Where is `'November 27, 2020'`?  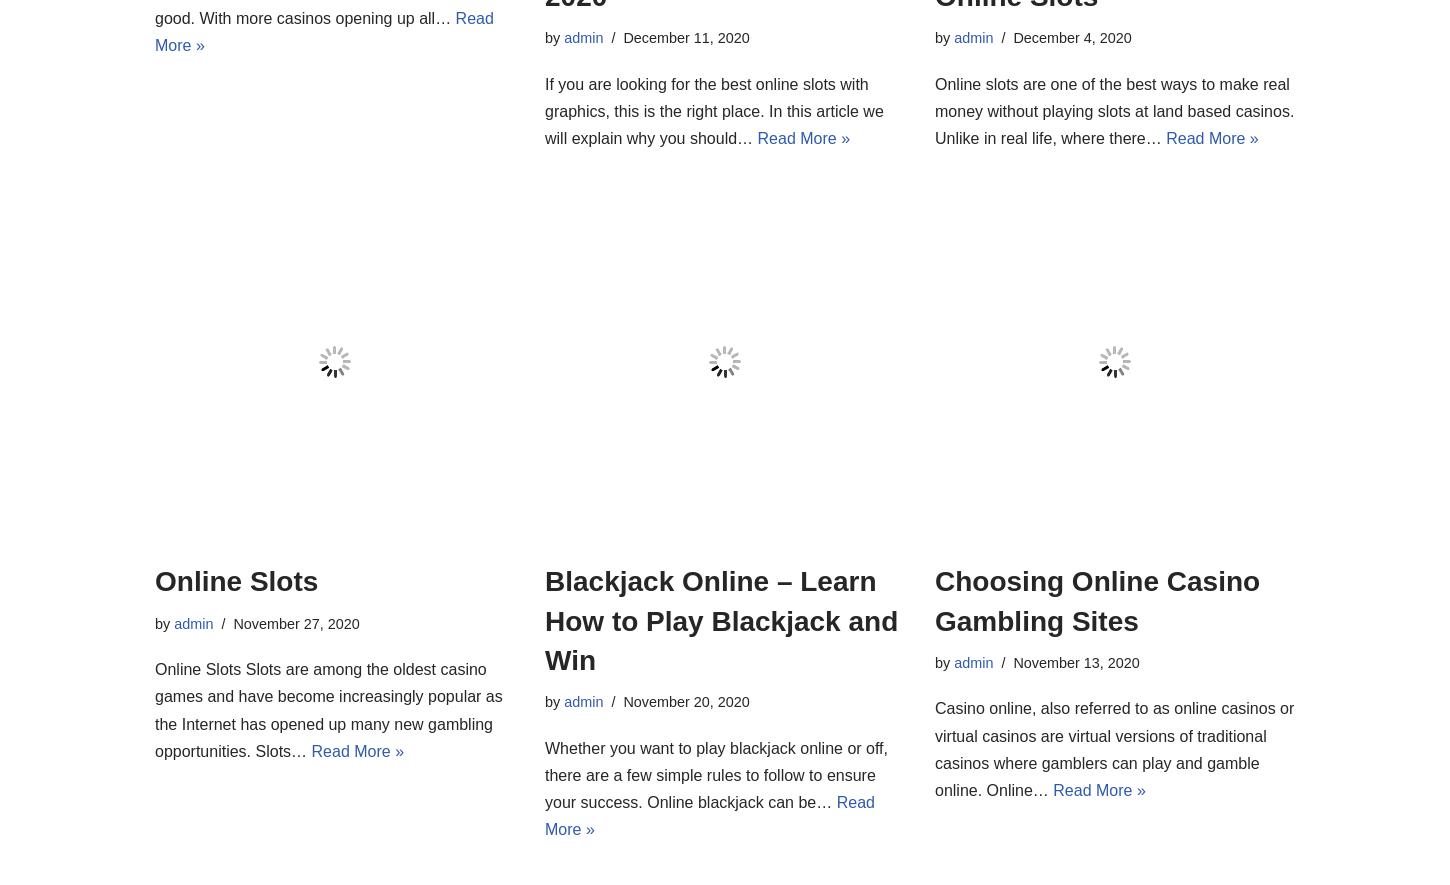 'November 27, 2020' is located at coordinates (295, 622).